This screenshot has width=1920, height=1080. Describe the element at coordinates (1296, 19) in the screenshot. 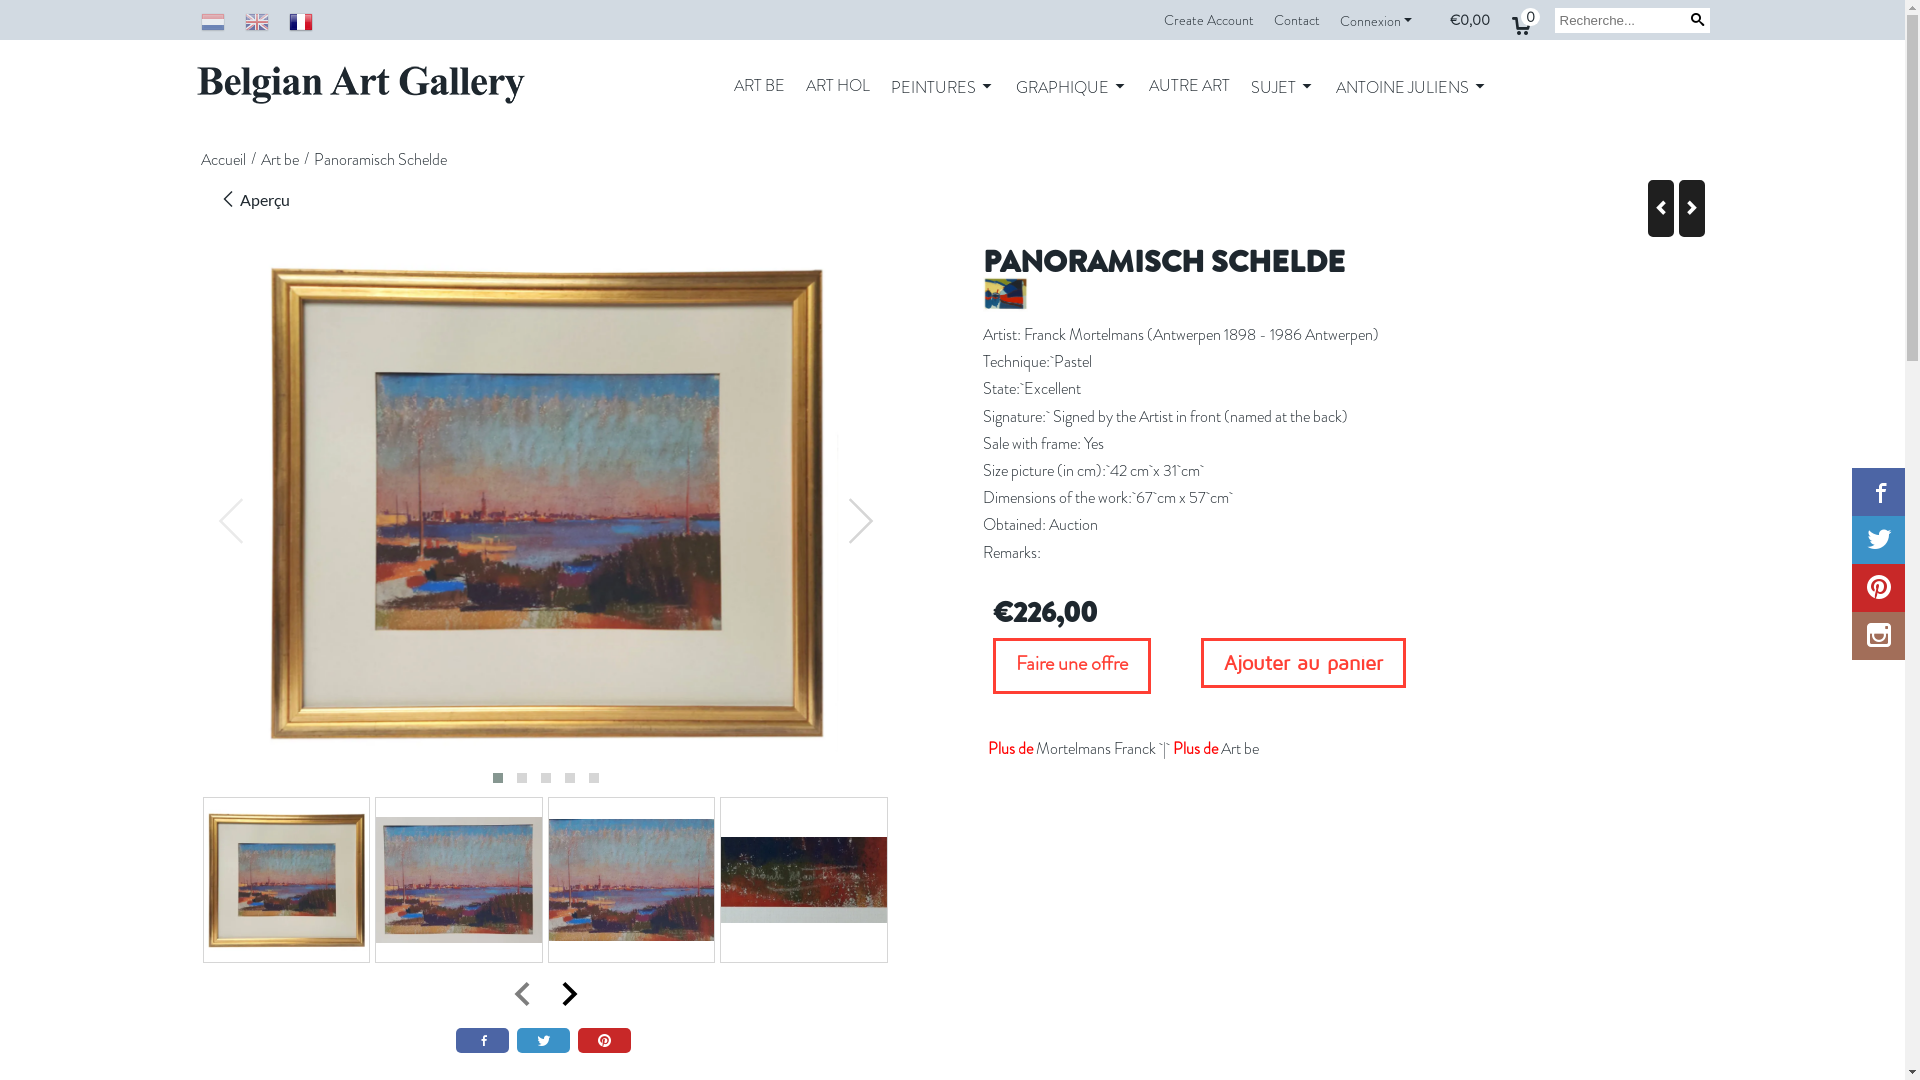

I see `'Contact'` at that location.